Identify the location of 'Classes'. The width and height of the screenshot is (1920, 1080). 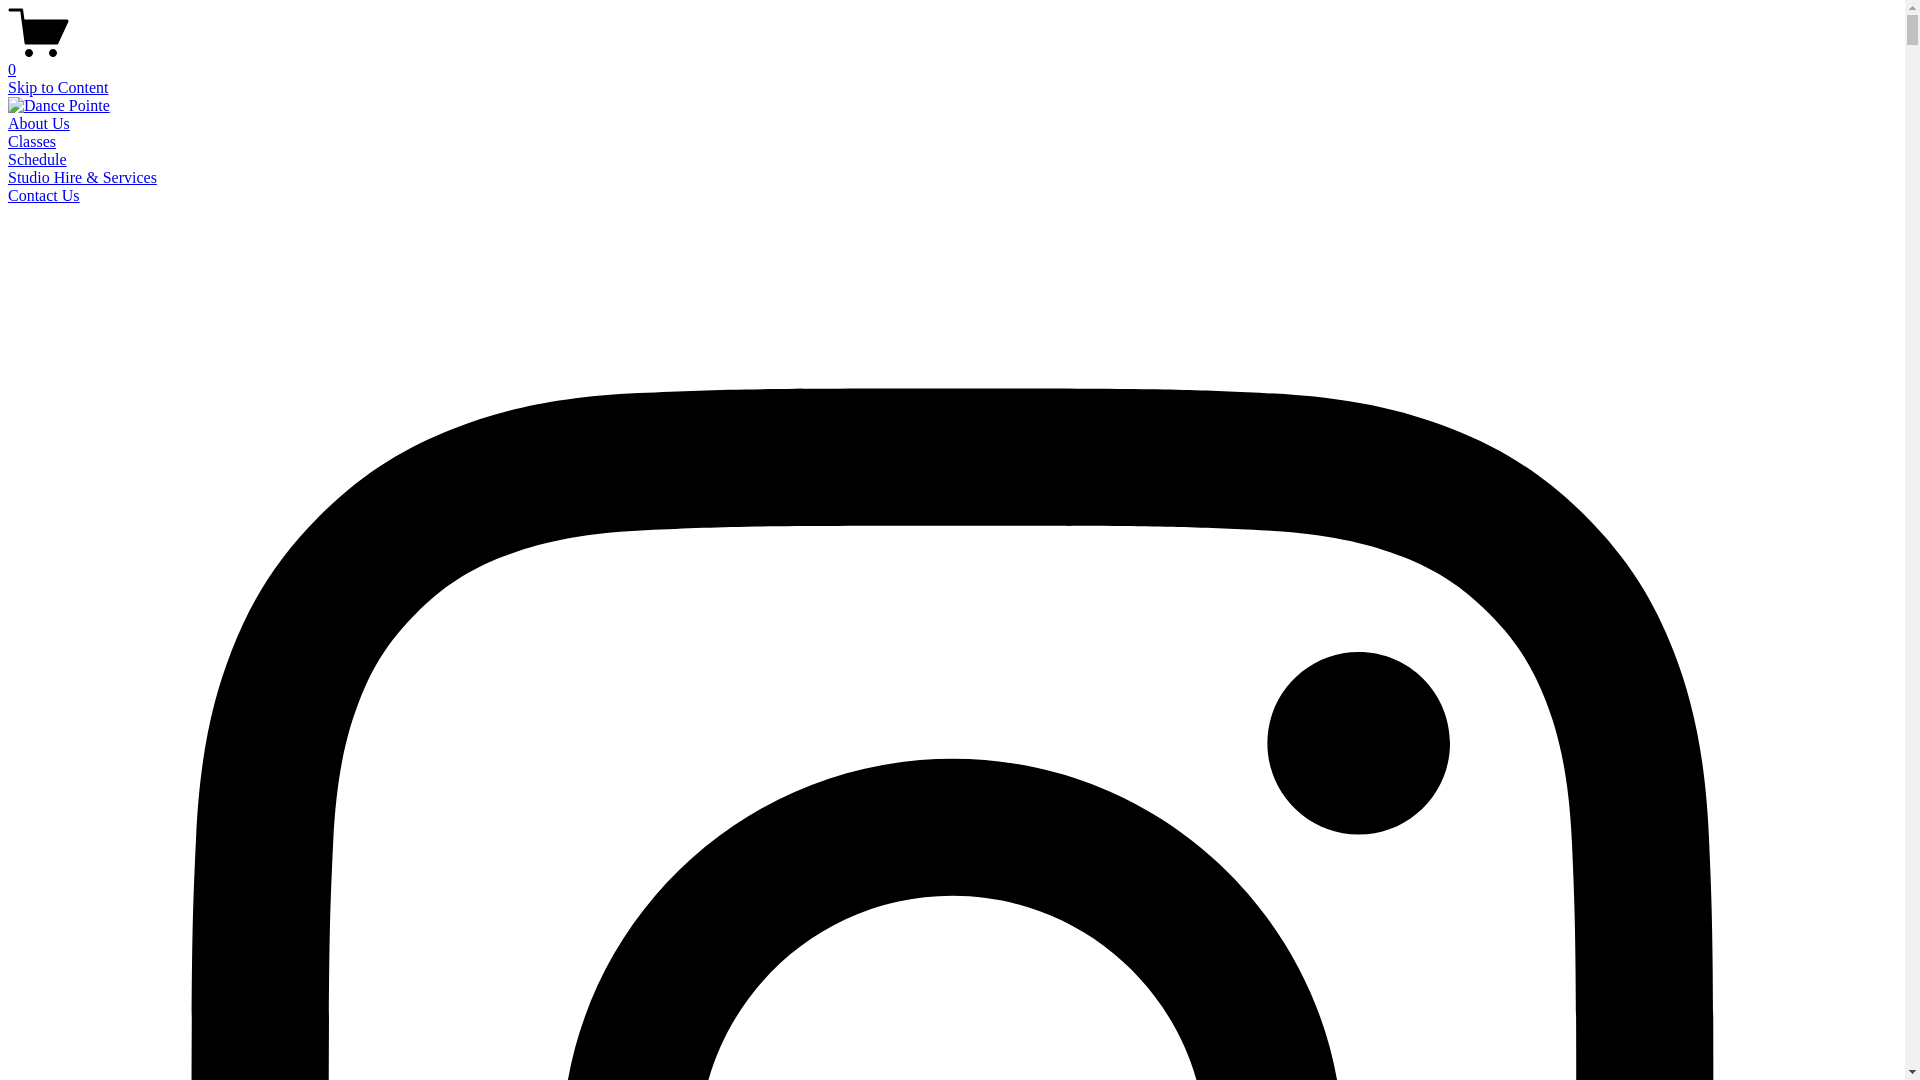
(32, 140).